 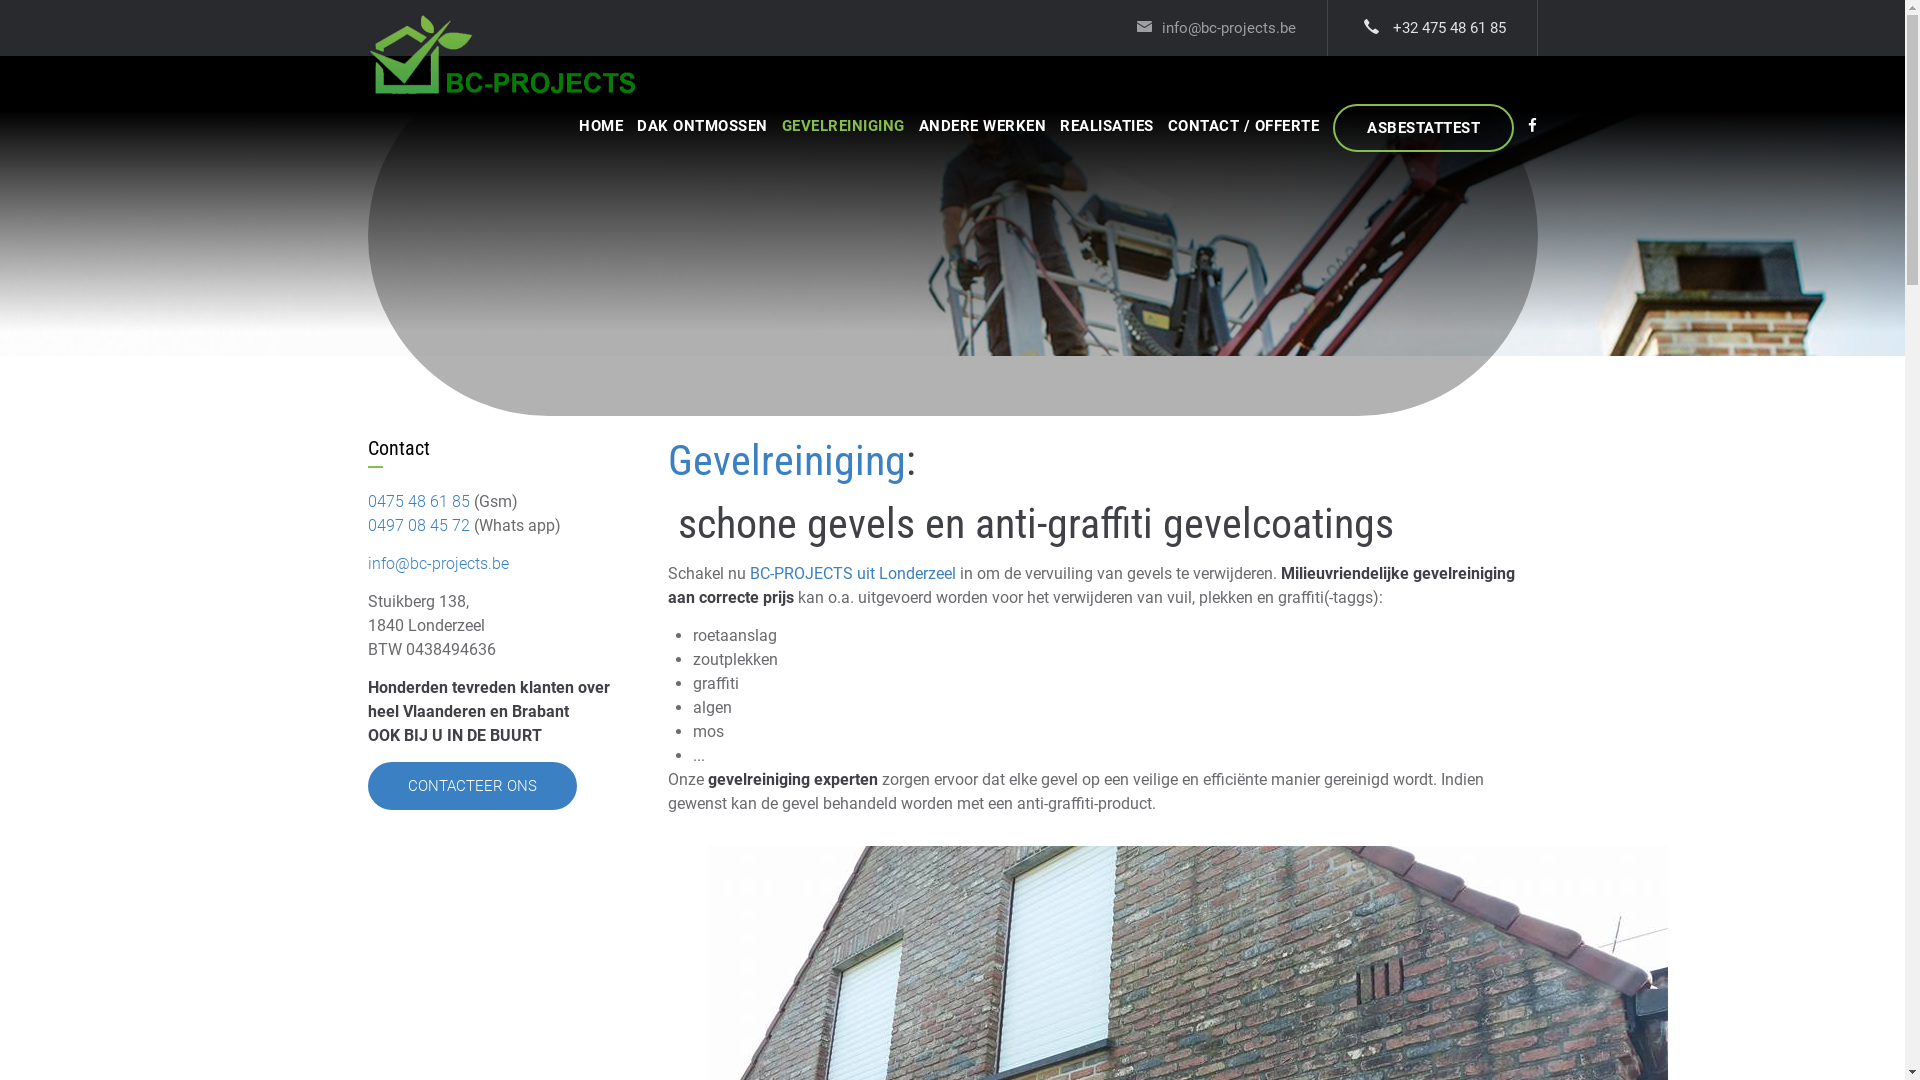 I want to click on 'HOME', so click(x=599, y=127).